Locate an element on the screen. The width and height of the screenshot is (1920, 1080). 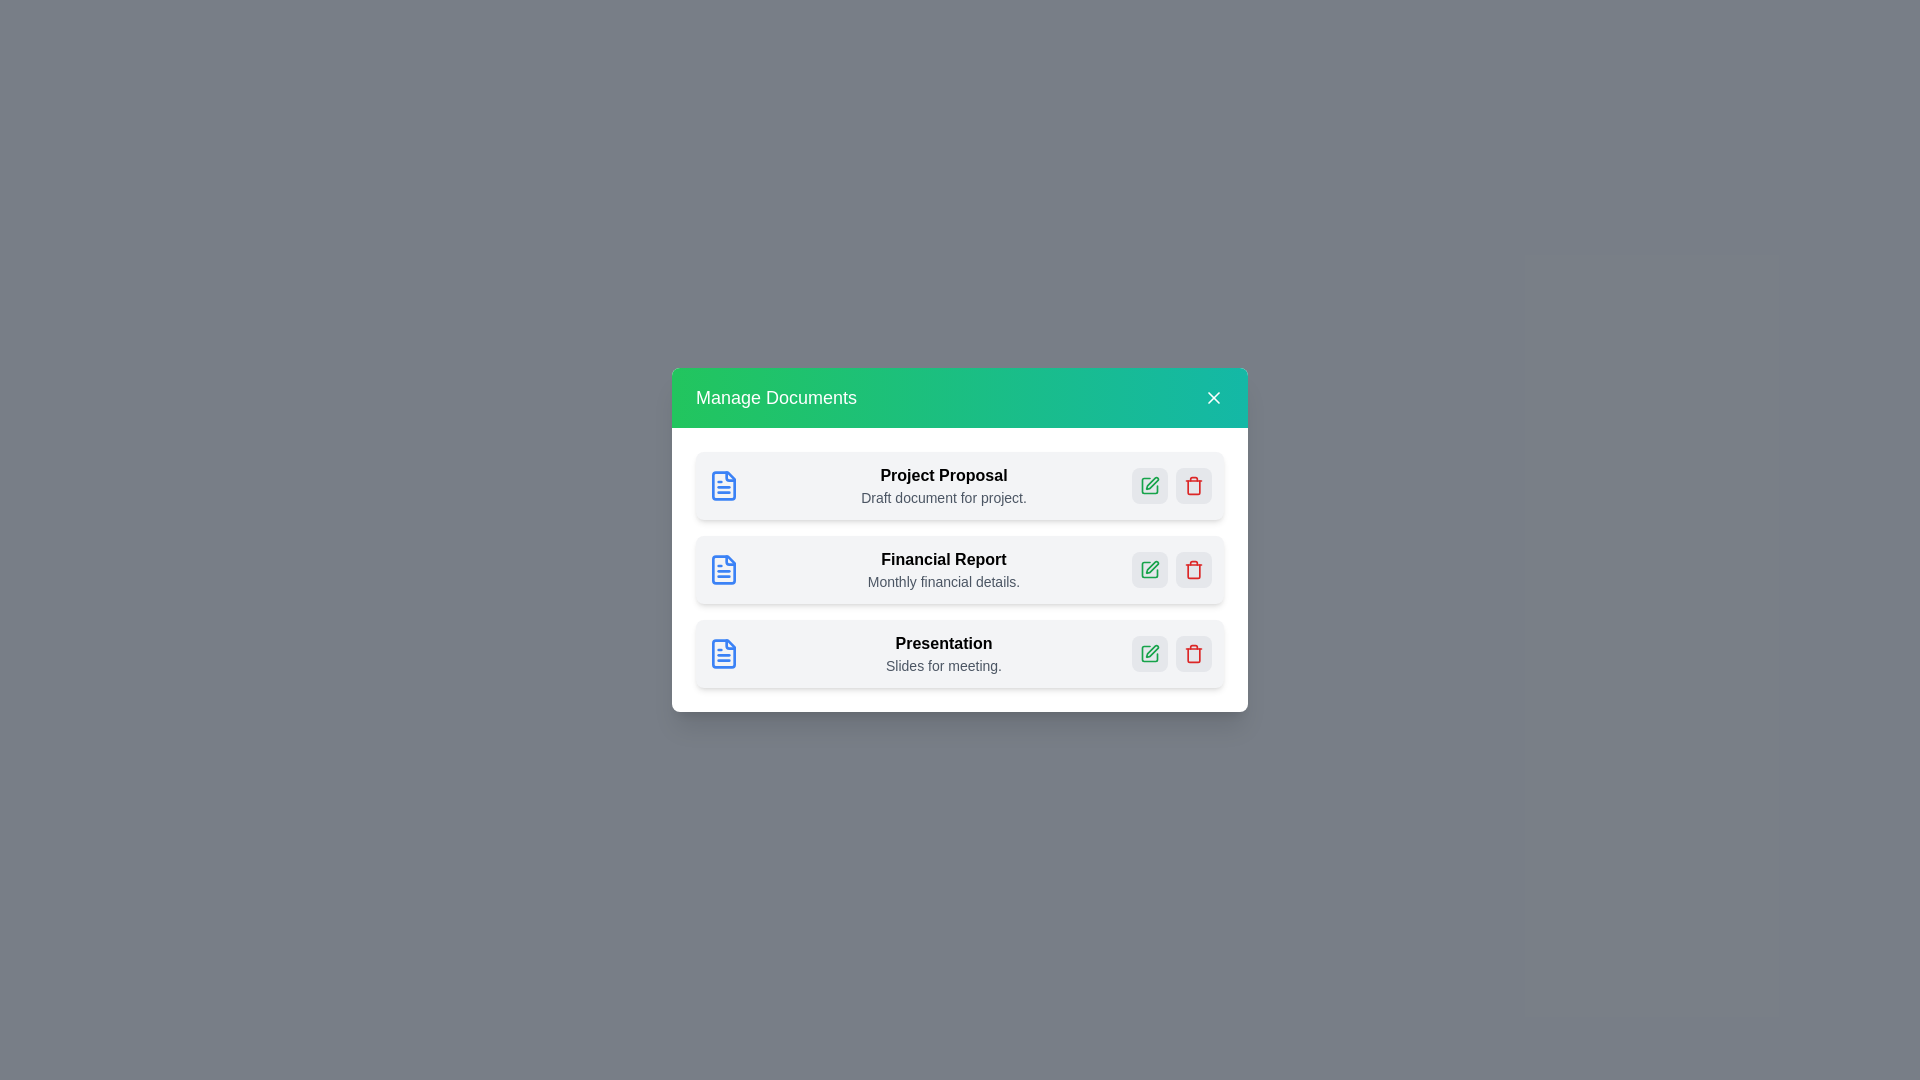
the delete button for the document named Presentation is located at coordinates (1194, 654).